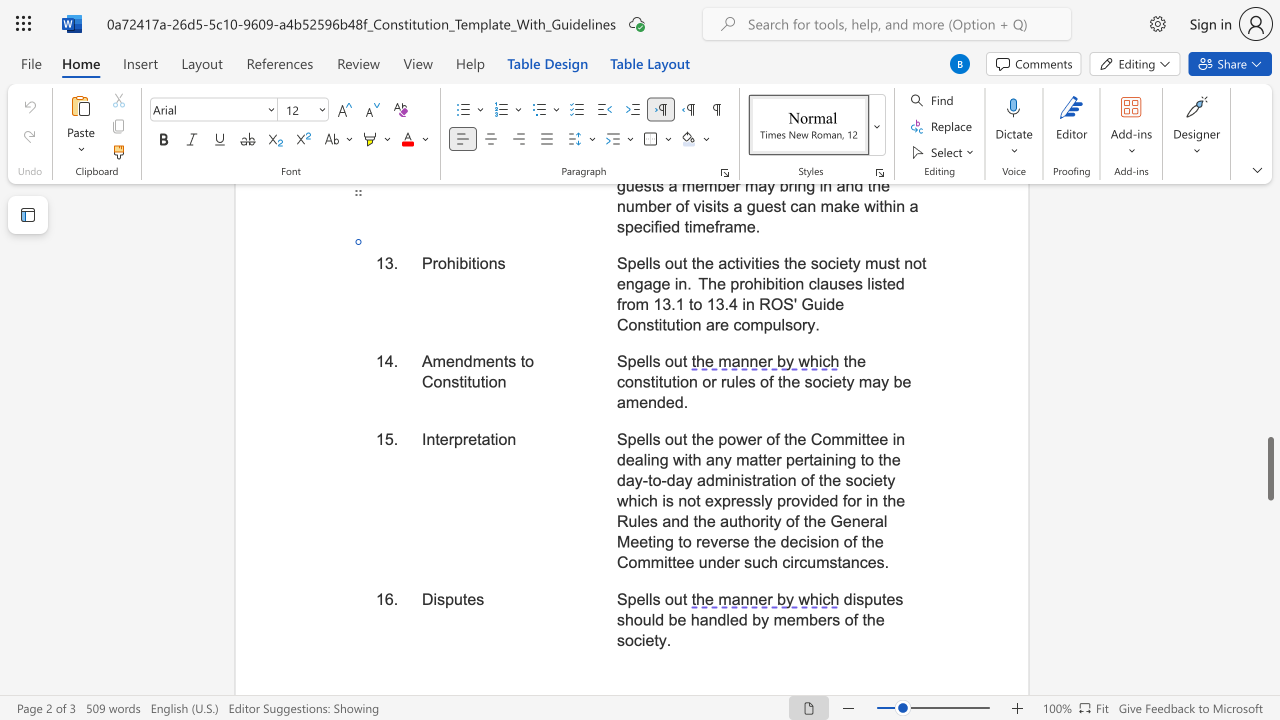 The image size is (1280, 720). Describe the element at coordinates (700, 438) in the screenshot. I see `the 1th character "h" in the text` at that location.